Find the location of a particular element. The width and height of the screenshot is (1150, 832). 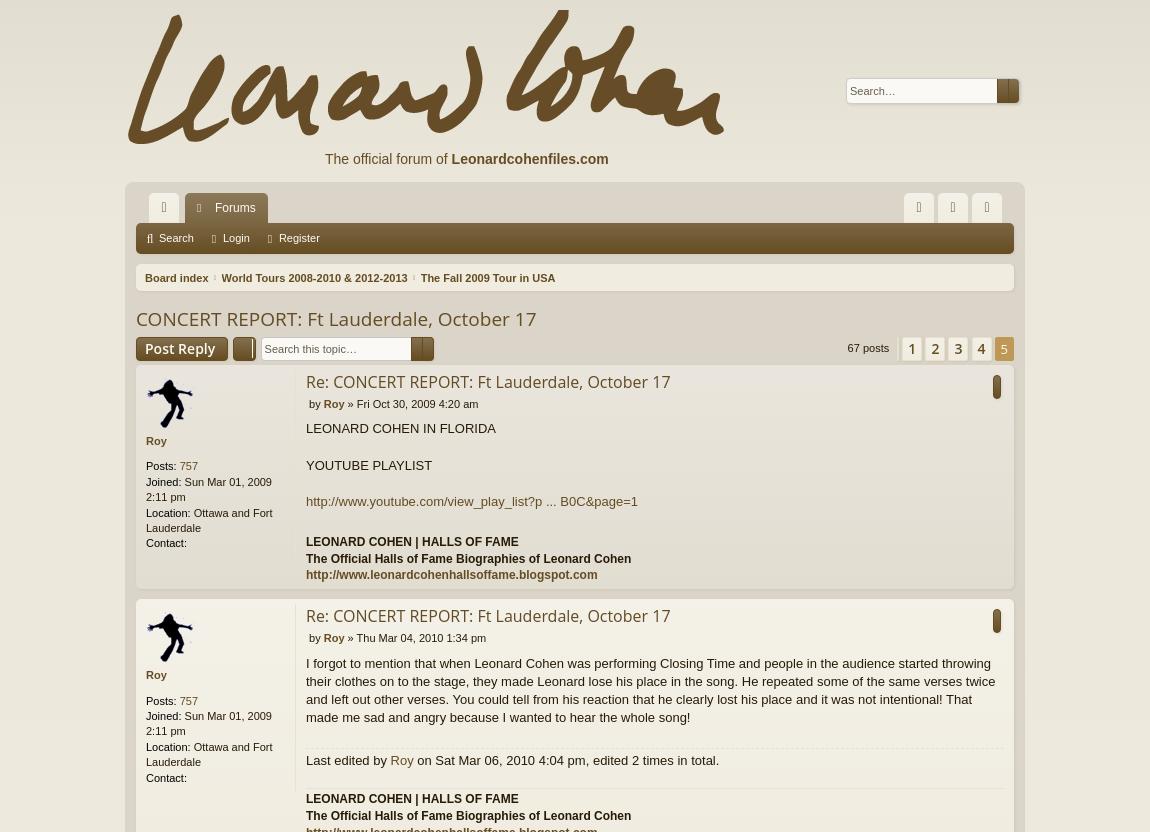

'1' is located at coordinates (911, 347).